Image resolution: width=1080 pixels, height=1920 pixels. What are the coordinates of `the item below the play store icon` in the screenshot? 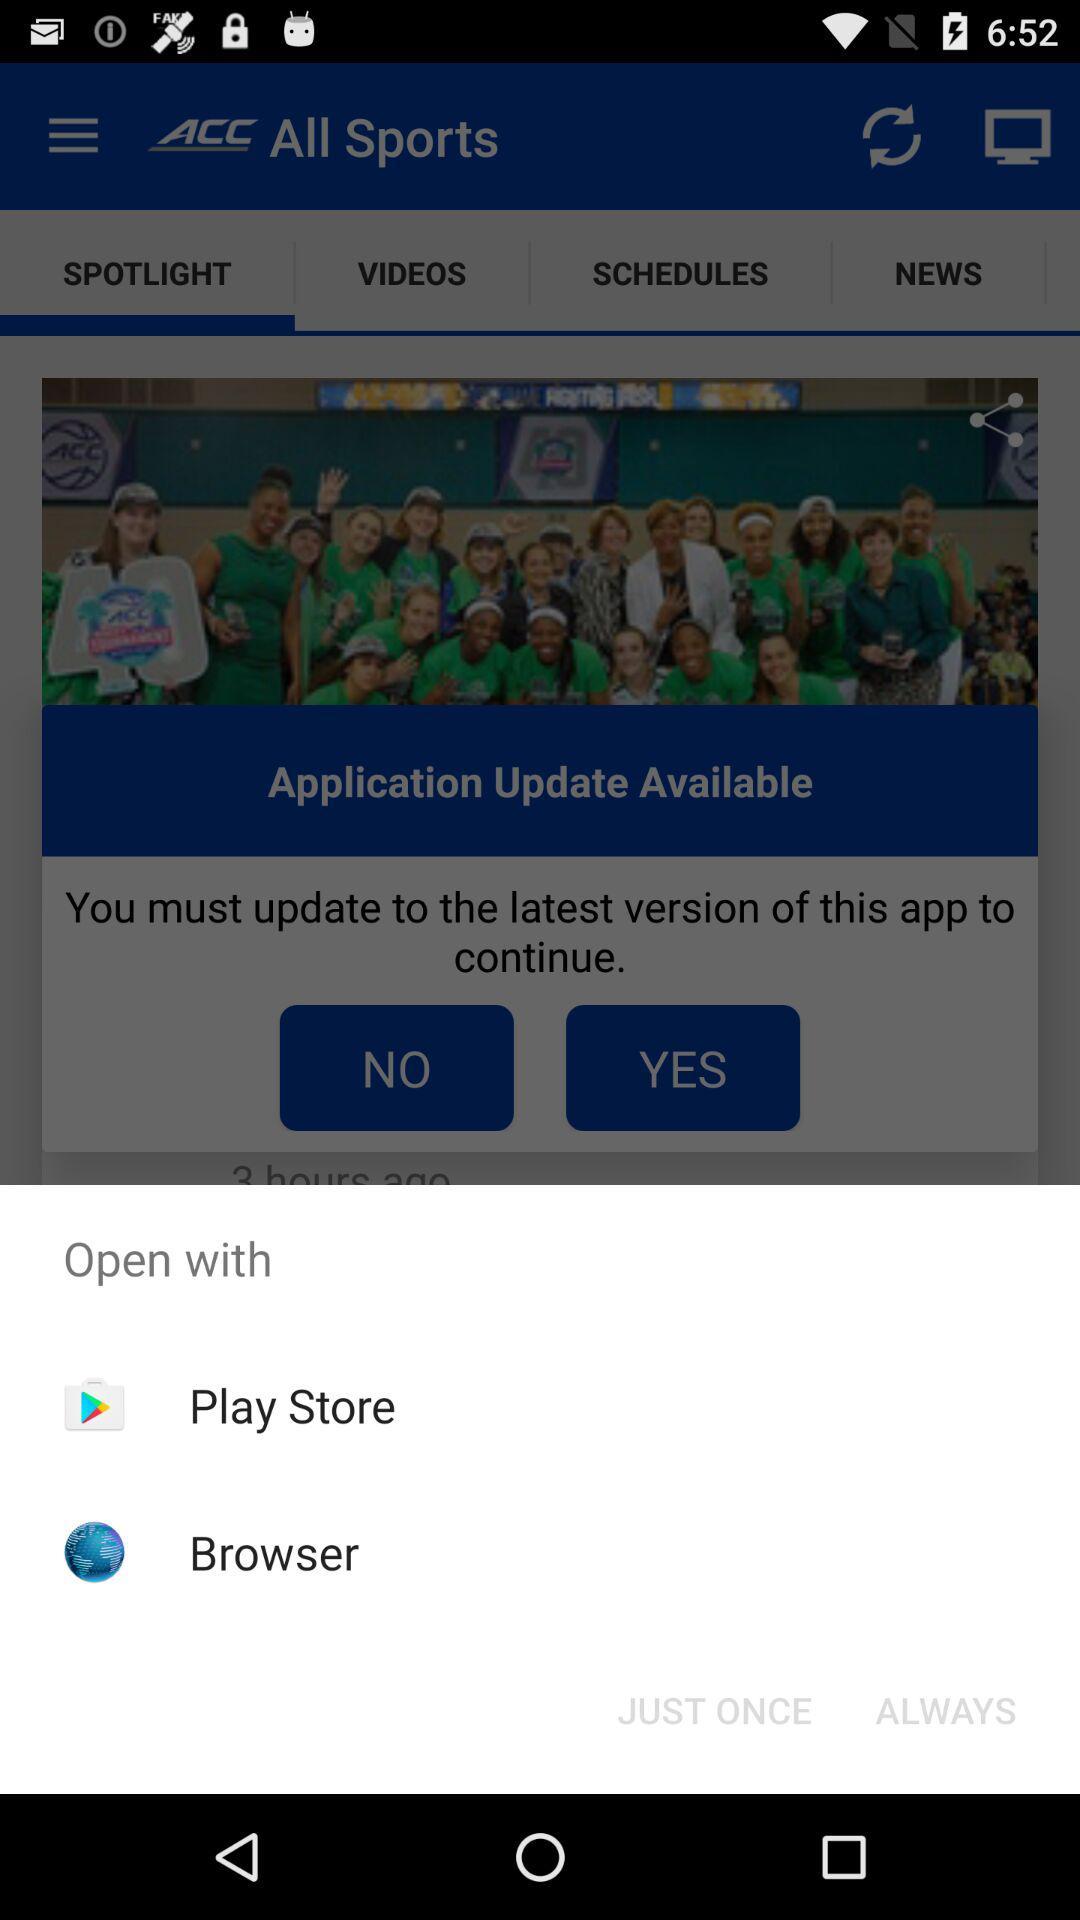 It's located at (274, 1551).